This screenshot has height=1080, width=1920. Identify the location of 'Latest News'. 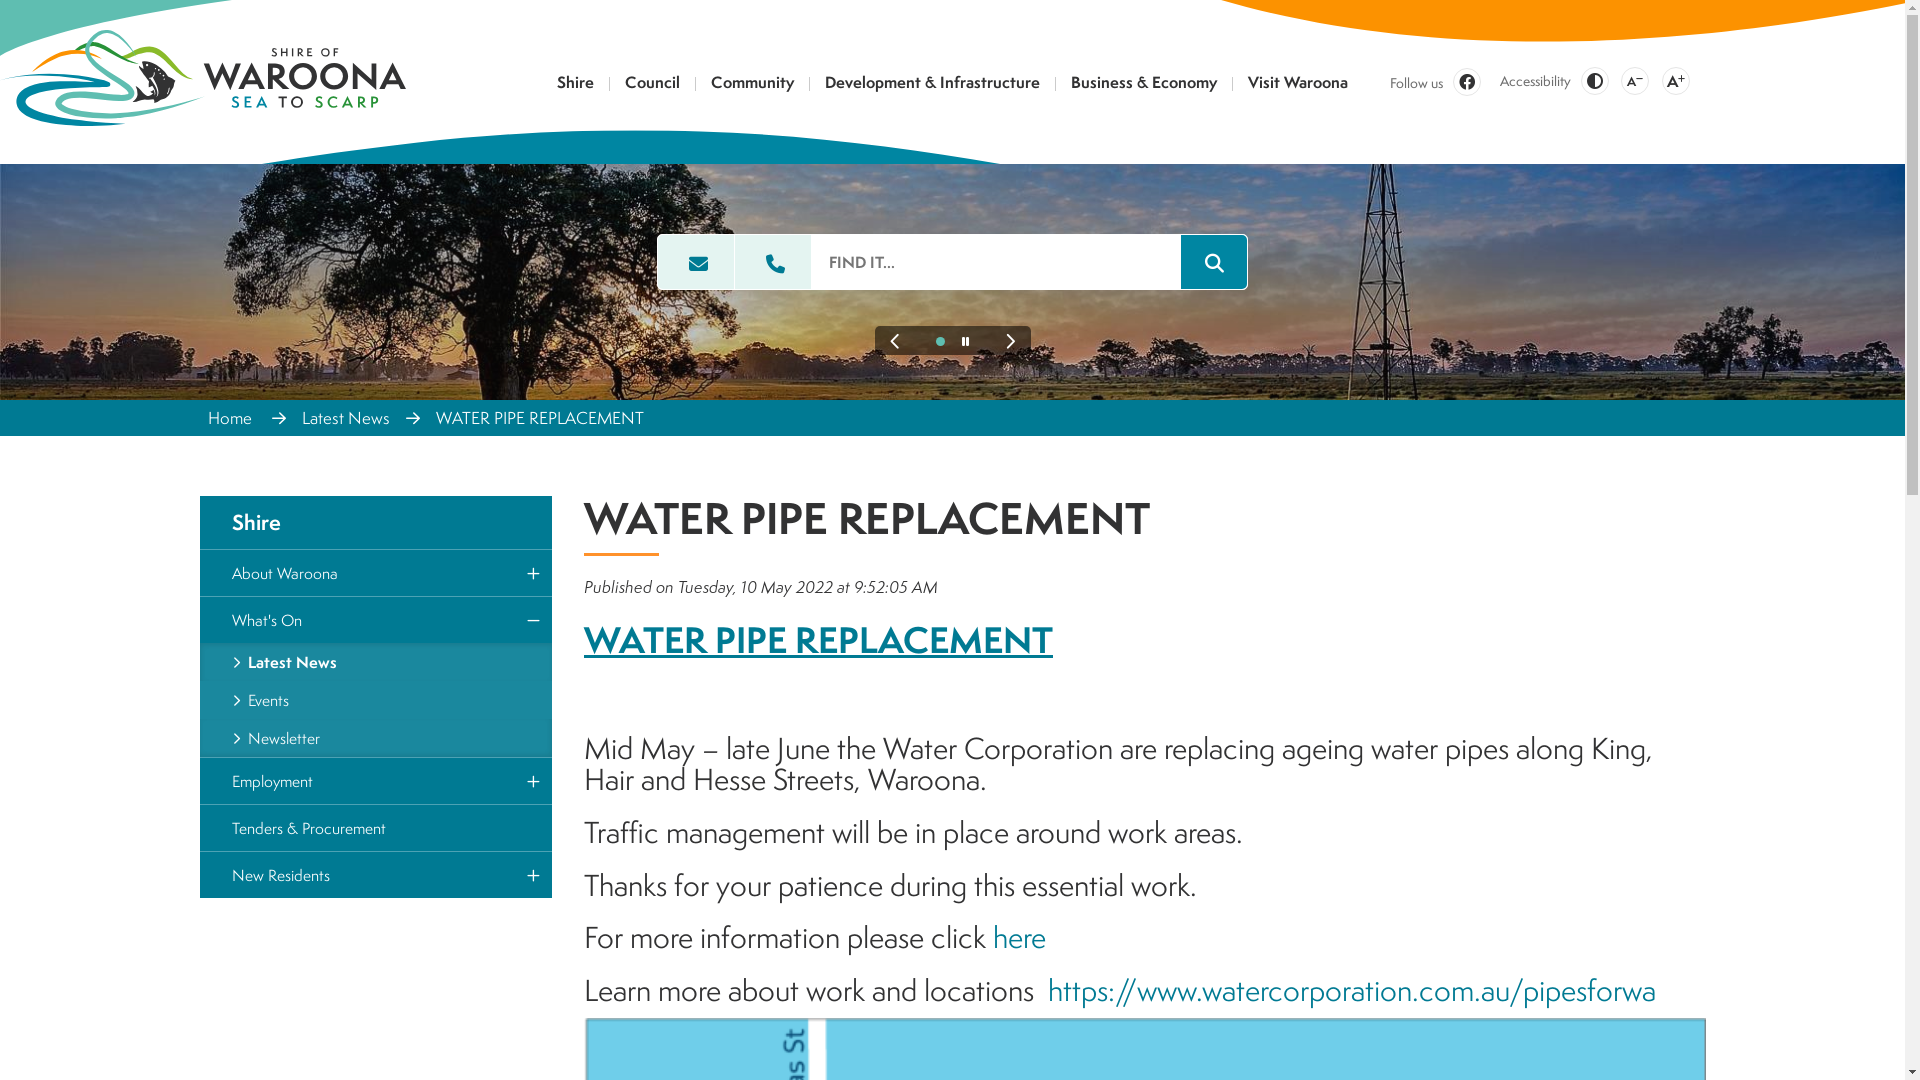
(345, 416).